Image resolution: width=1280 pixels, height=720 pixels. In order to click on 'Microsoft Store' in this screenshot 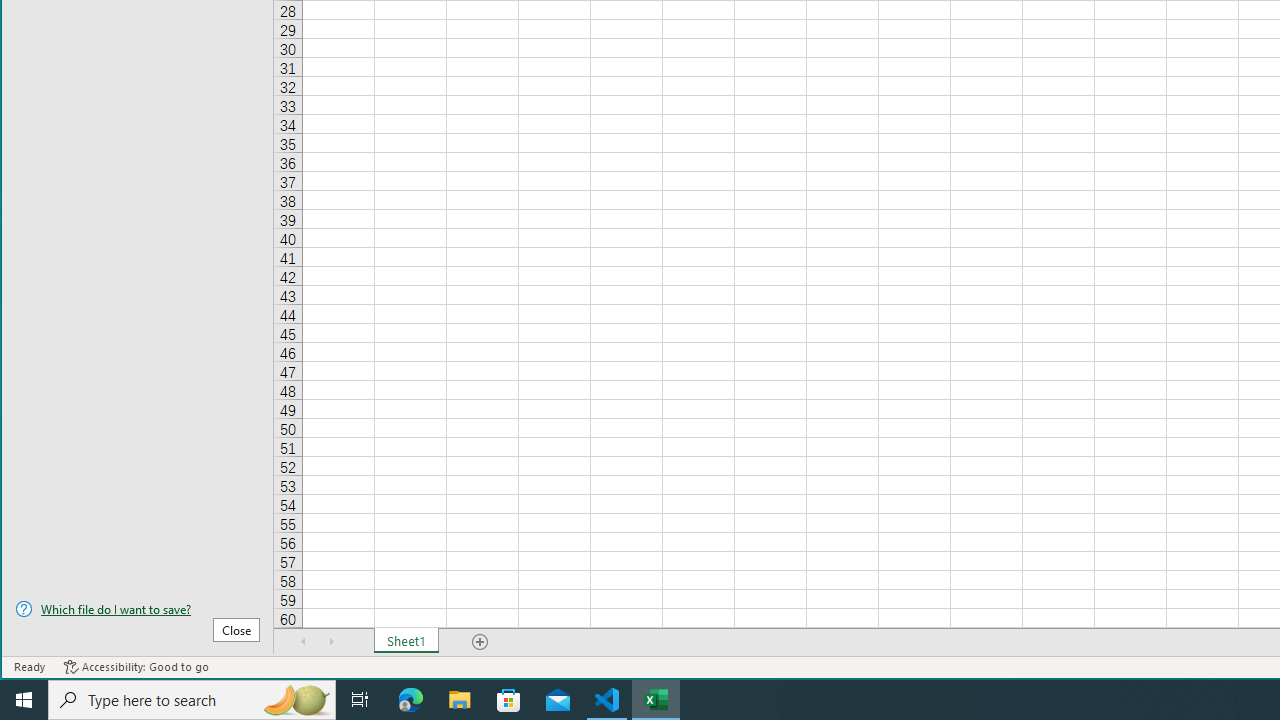, I will do `click(509, 698)`.